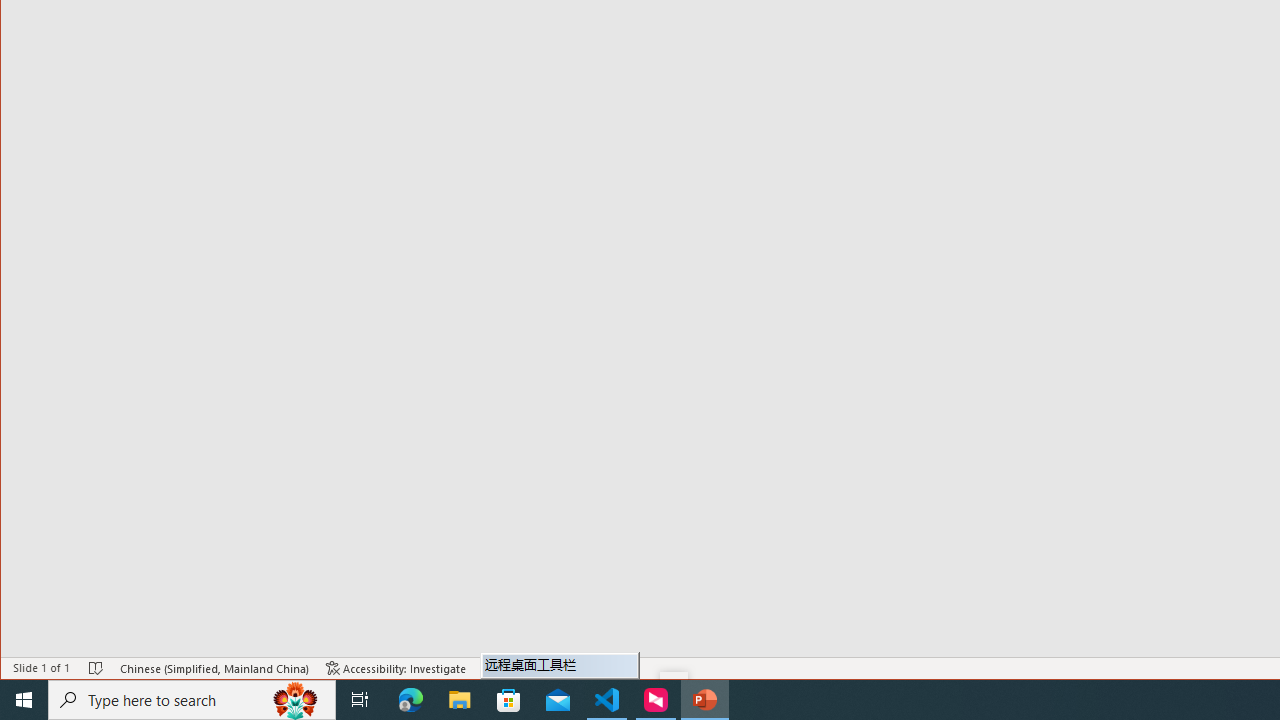  Describe the element at coordinates (24, 698) in the screenshot. I see `'Start'` at that location.